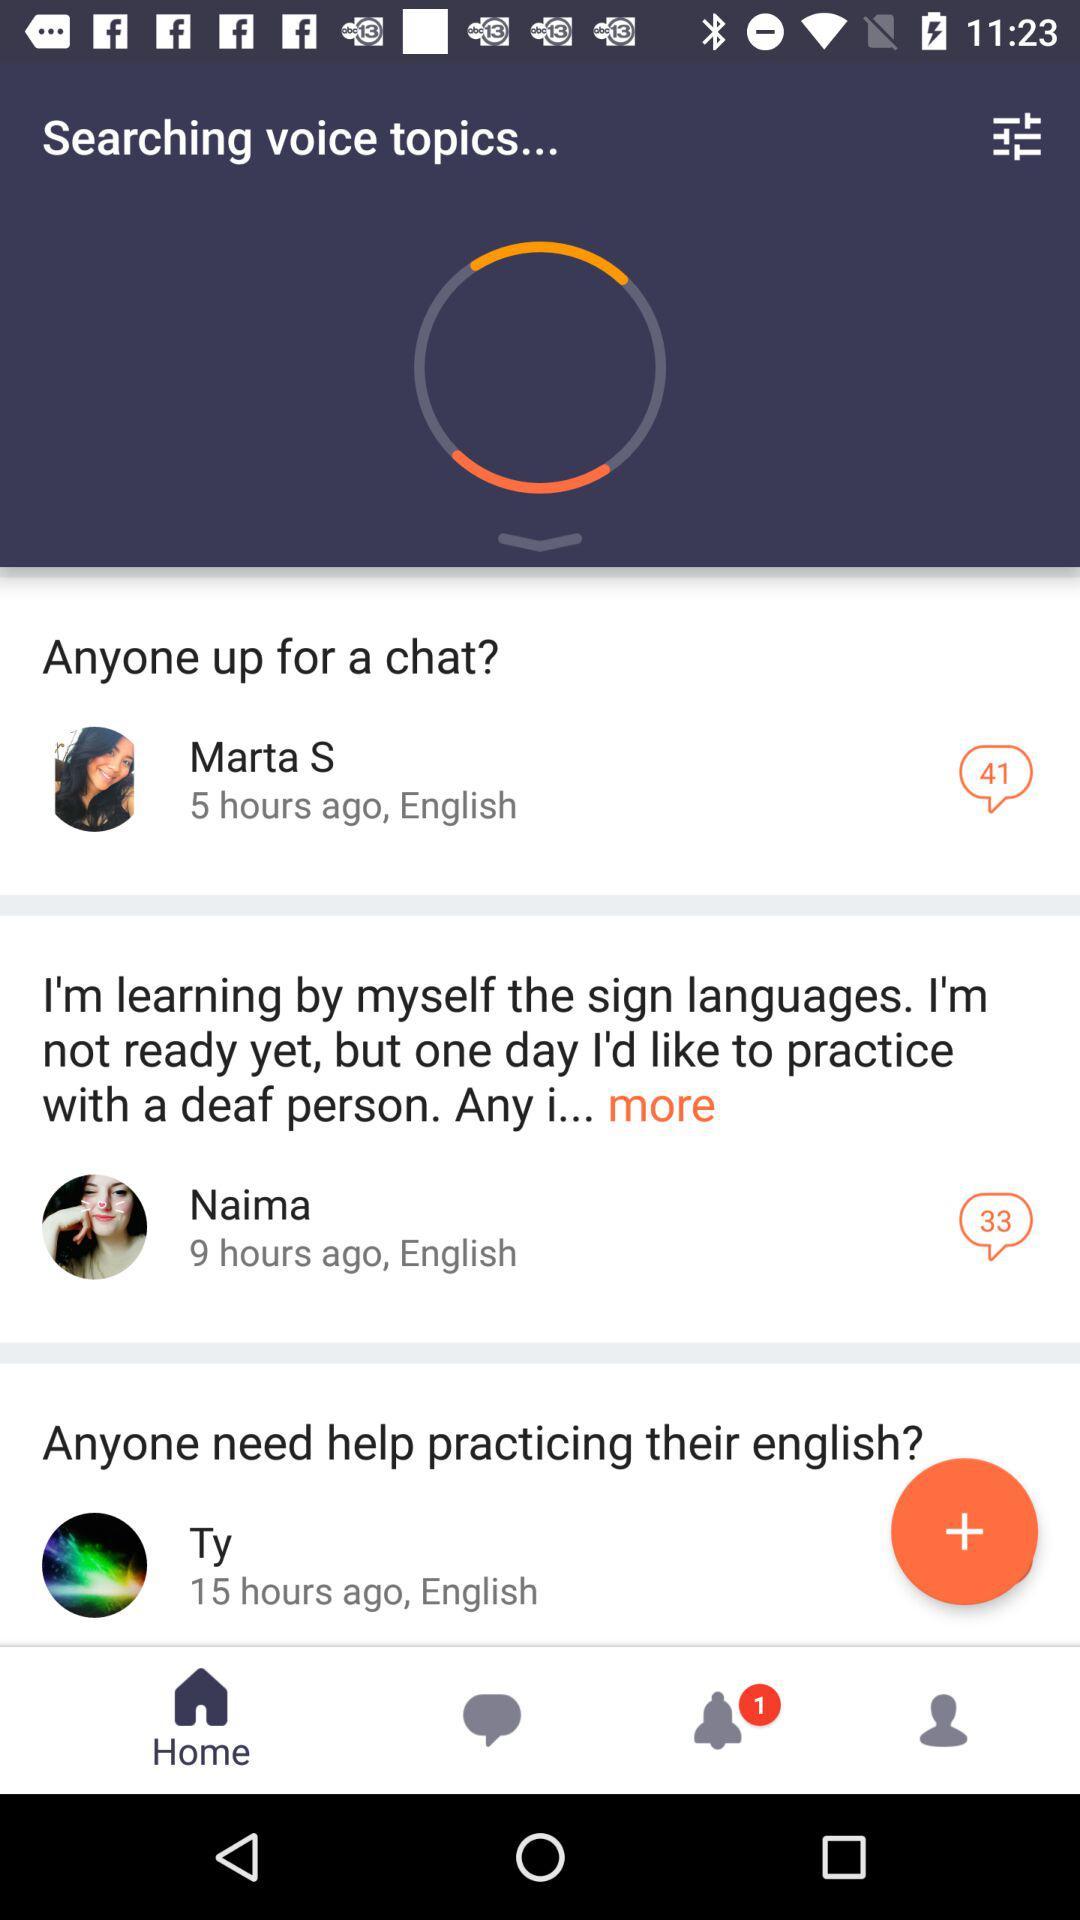 Image resolution: width=1080 pixels, height=1920 pixels. Describe the element at coordinates (94, 778) in the screenshot. I see `profile picture` at that location.